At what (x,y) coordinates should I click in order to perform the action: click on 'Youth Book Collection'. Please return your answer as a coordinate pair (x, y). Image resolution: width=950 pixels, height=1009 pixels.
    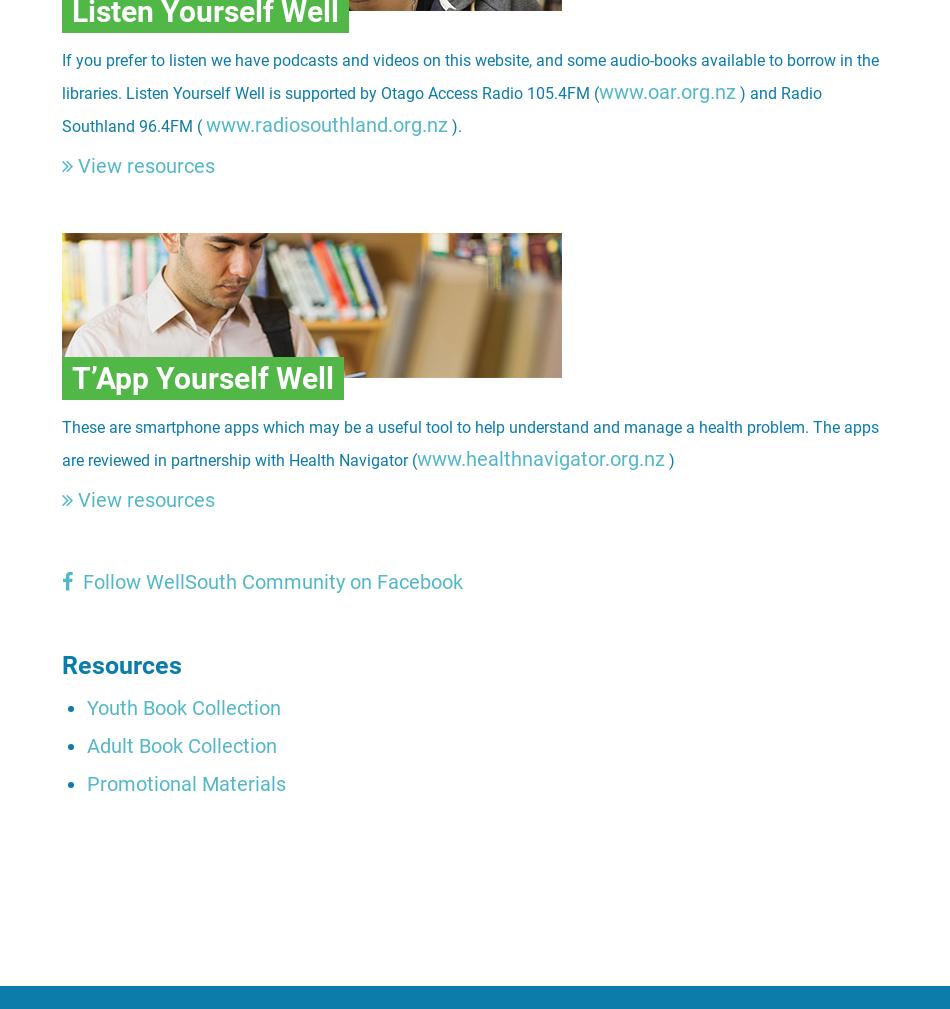
    Looking at the image, I should click on (182, 708).